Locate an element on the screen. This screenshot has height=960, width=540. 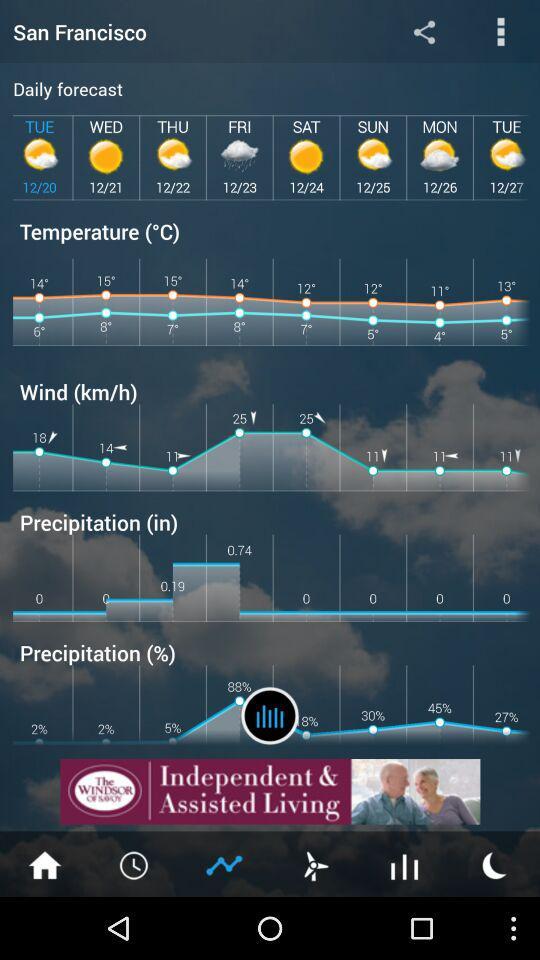
clock is located at coordinates (135, 863).